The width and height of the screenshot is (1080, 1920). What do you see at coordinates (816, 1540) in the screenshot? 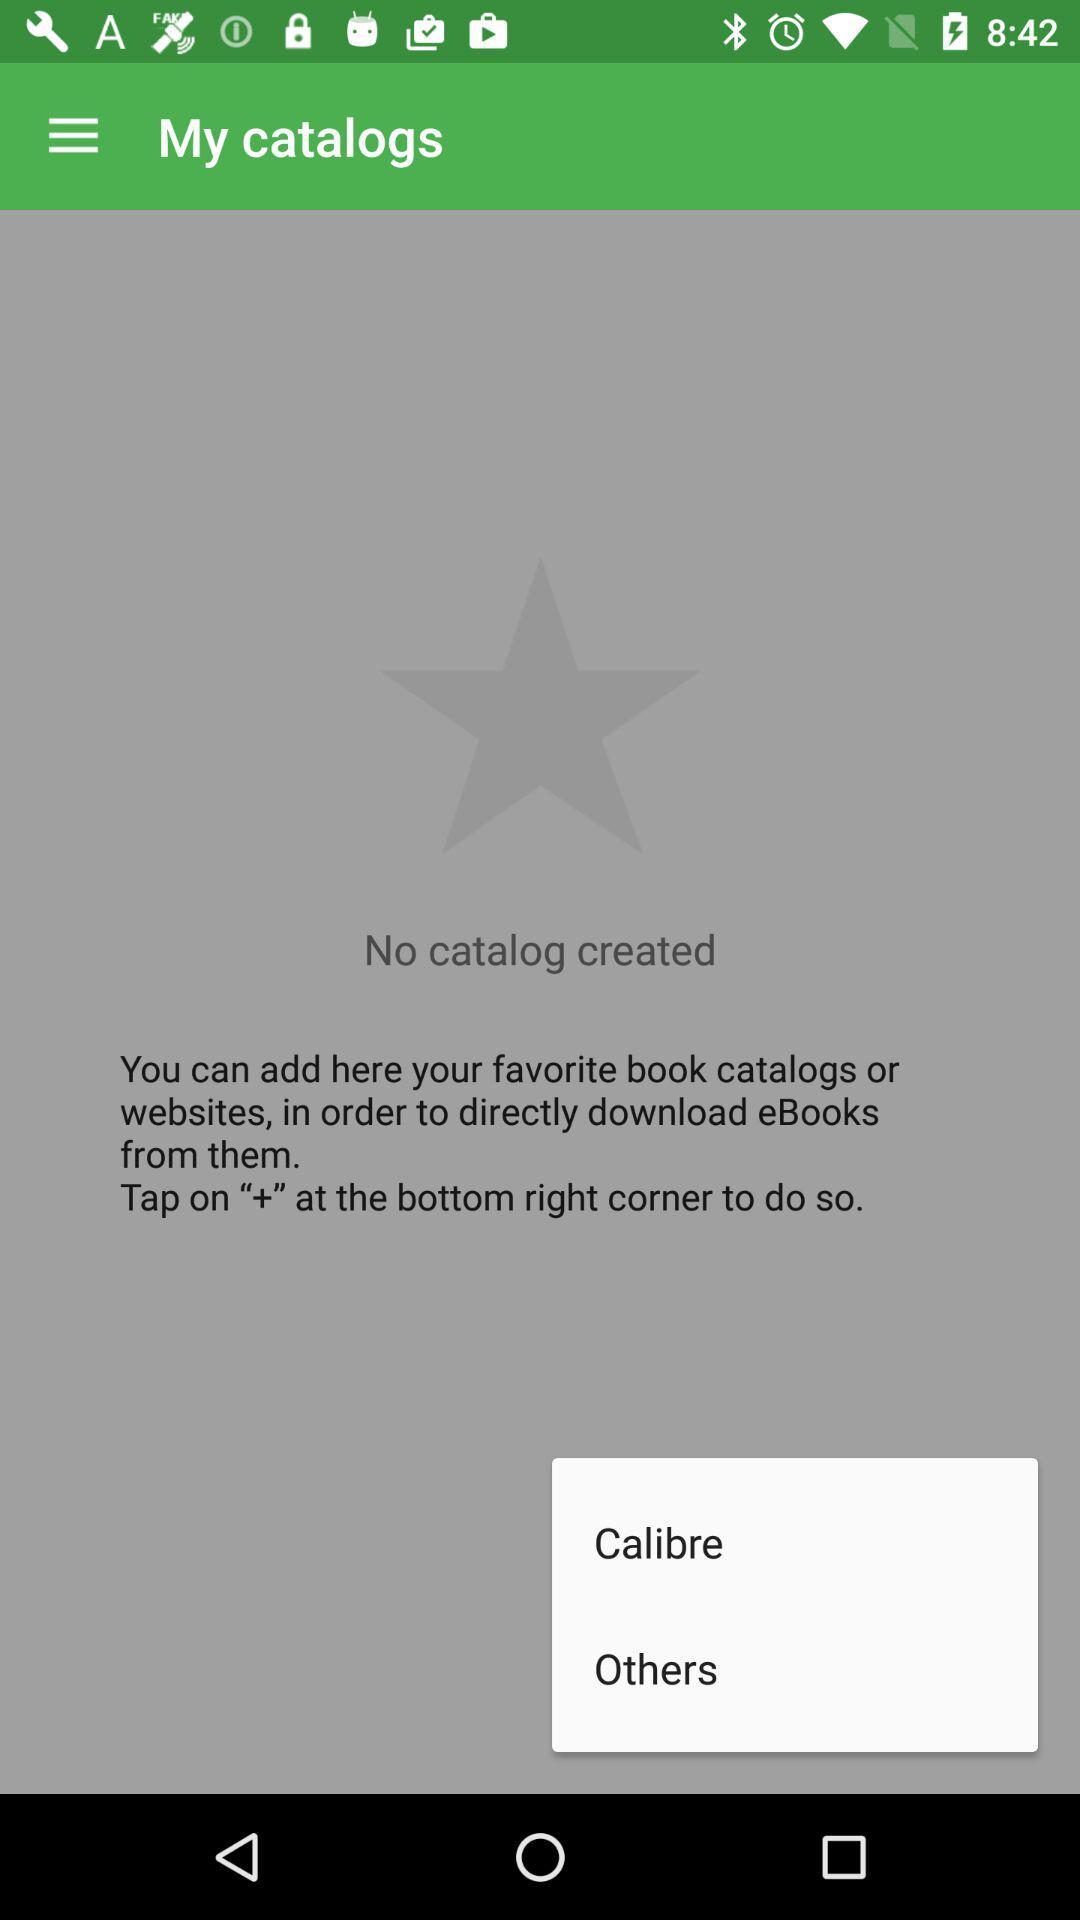
I see `the calibre` at bounding box center [816, 1540].